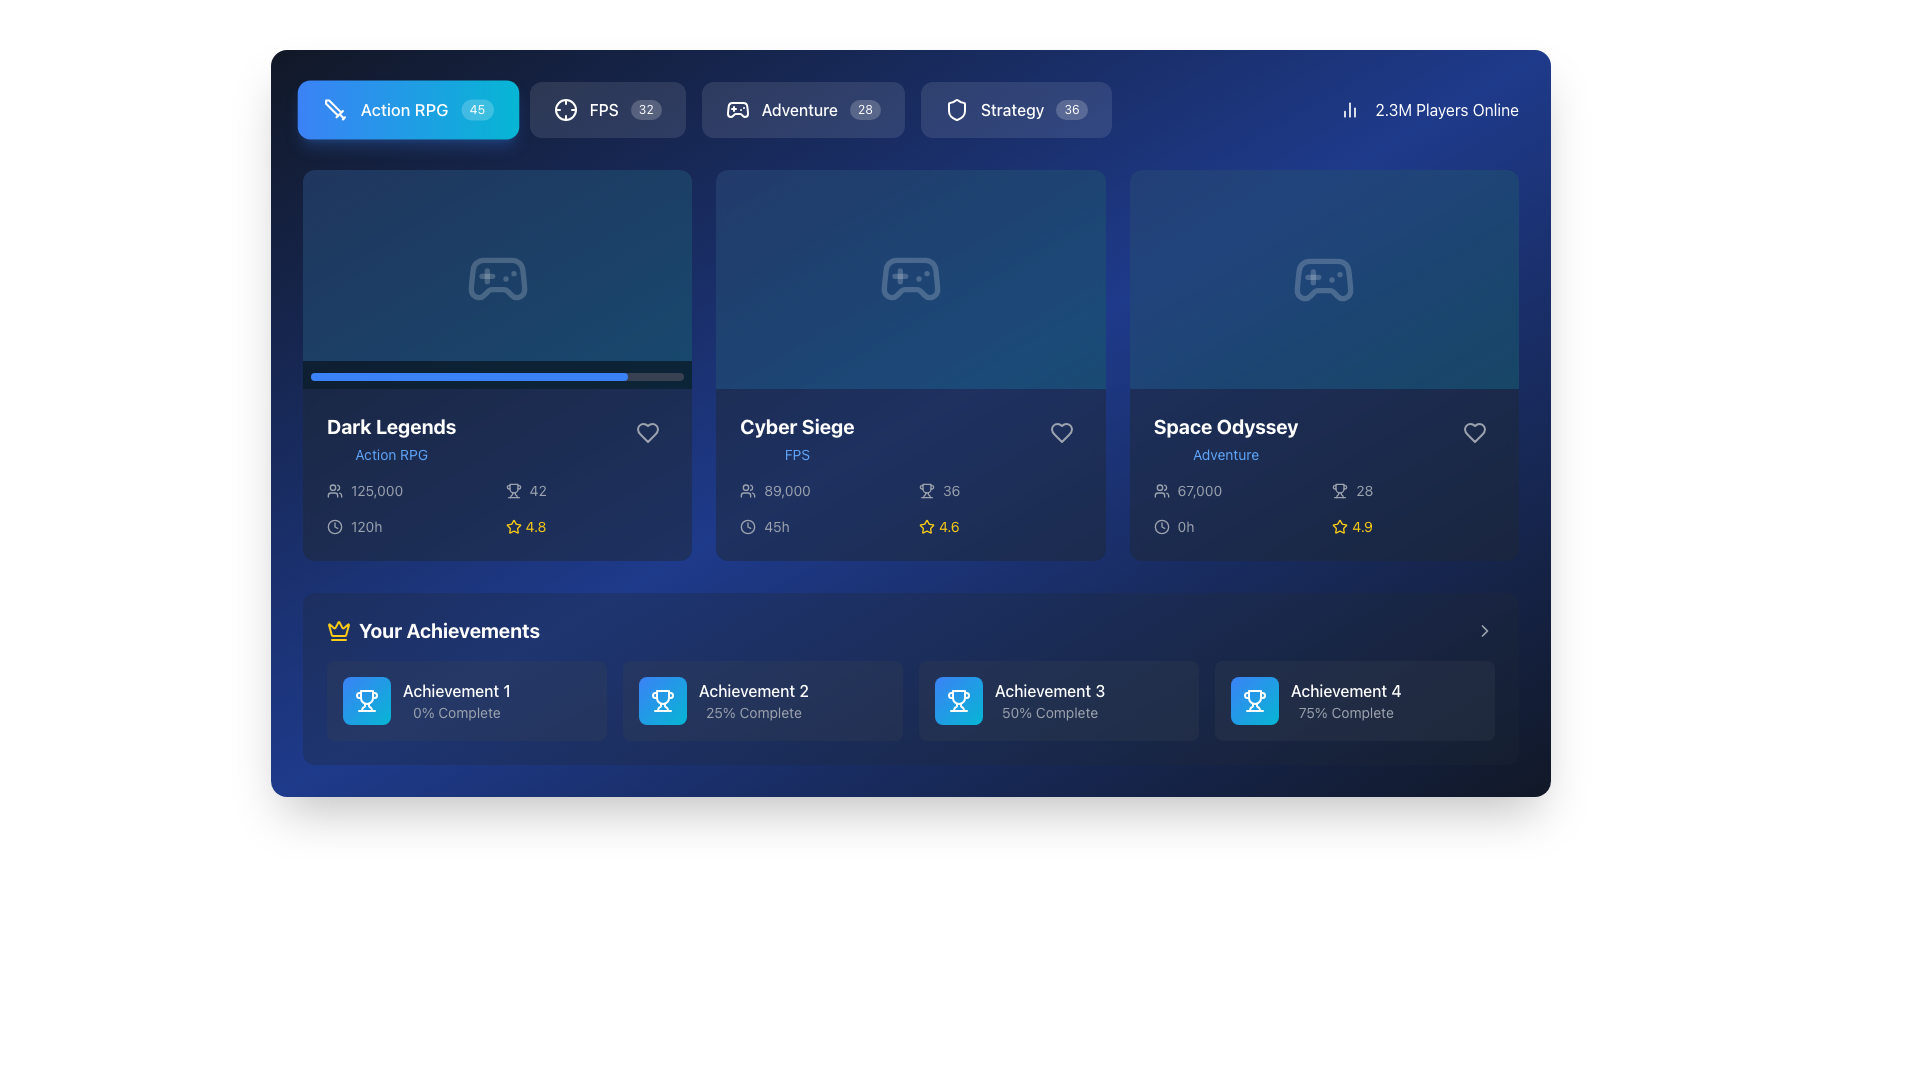  What do you see at coordinates (955, 110) in the screenshot?
I see `the 'Strategy' category icon located in the header section of the interface` at bounding box center [955, 110].